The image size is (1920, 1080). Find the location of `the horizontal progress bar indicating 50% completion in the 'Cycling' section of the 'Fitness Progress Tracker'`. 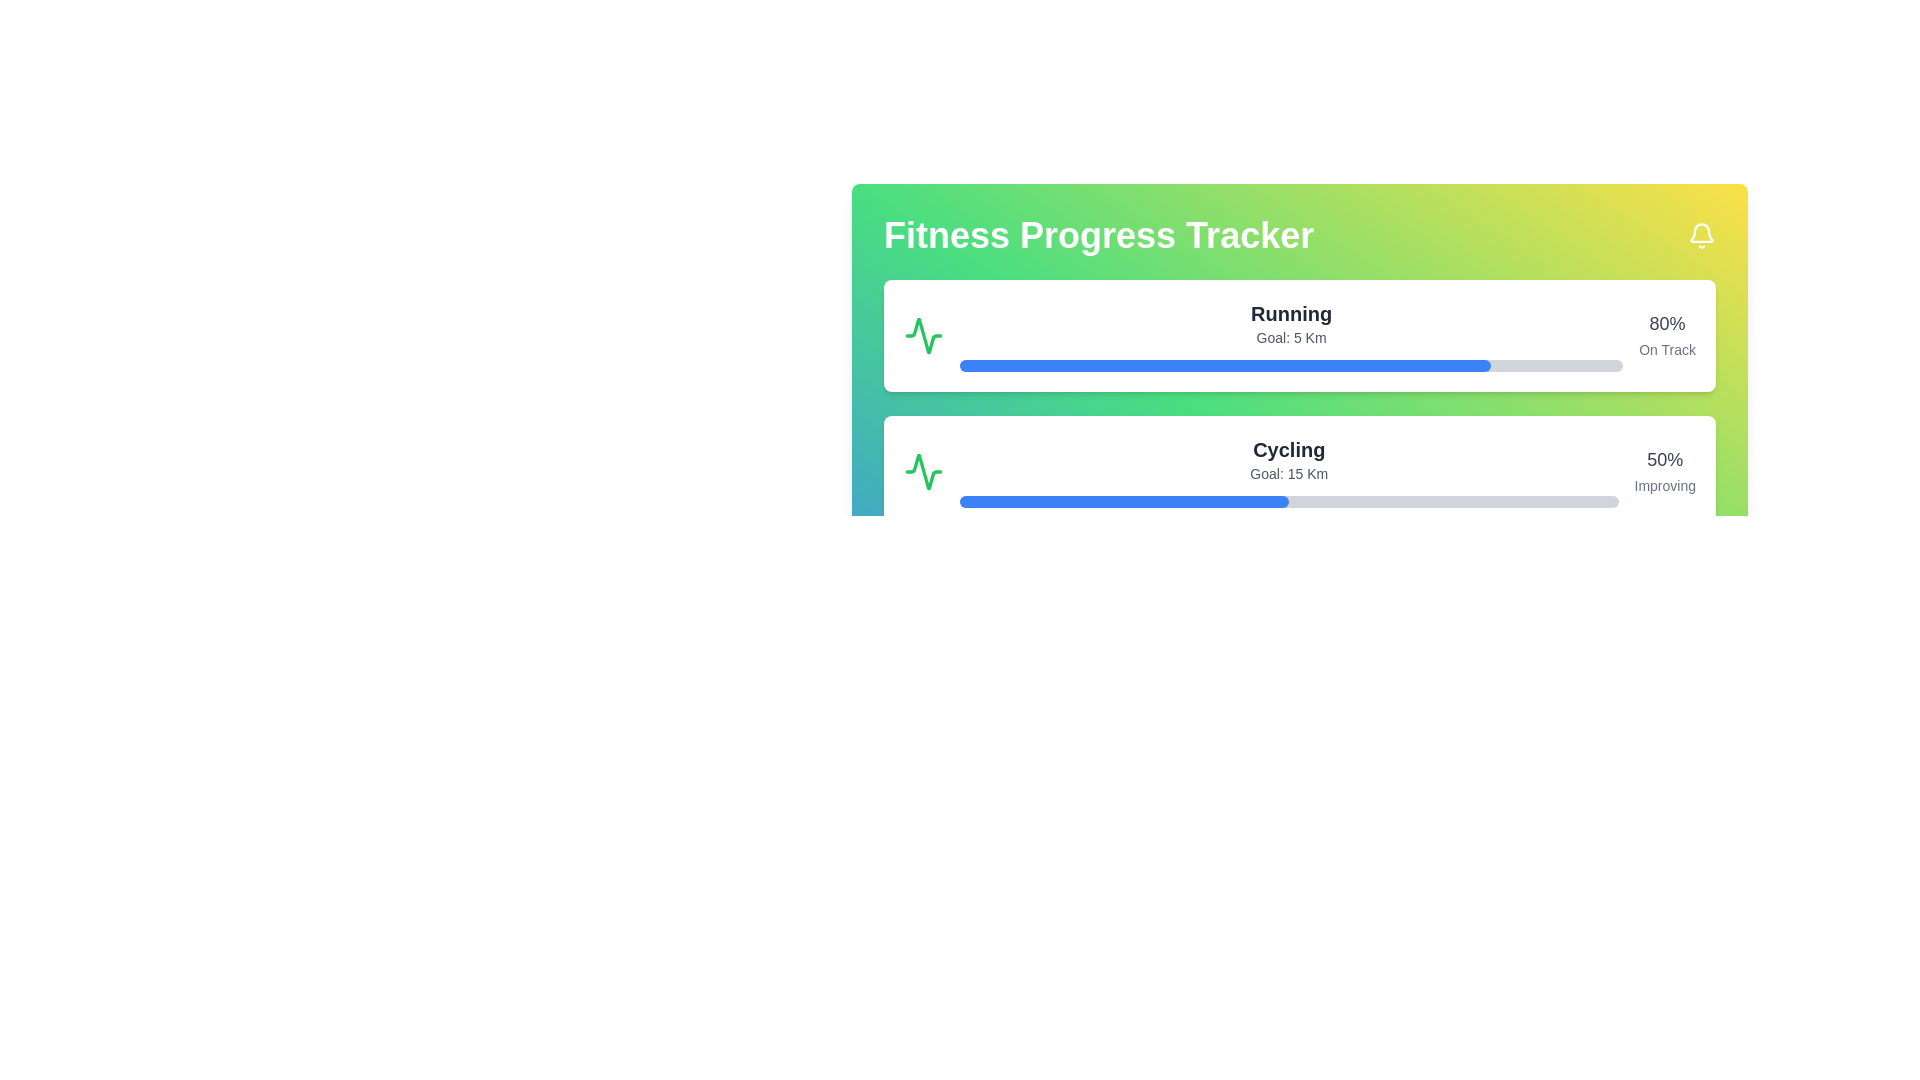

the horizontal progress bar indicating 50% completion in the 'Cycling' section of the 'Fitness Progress Tracker' is located at coordinates (1289, 500).